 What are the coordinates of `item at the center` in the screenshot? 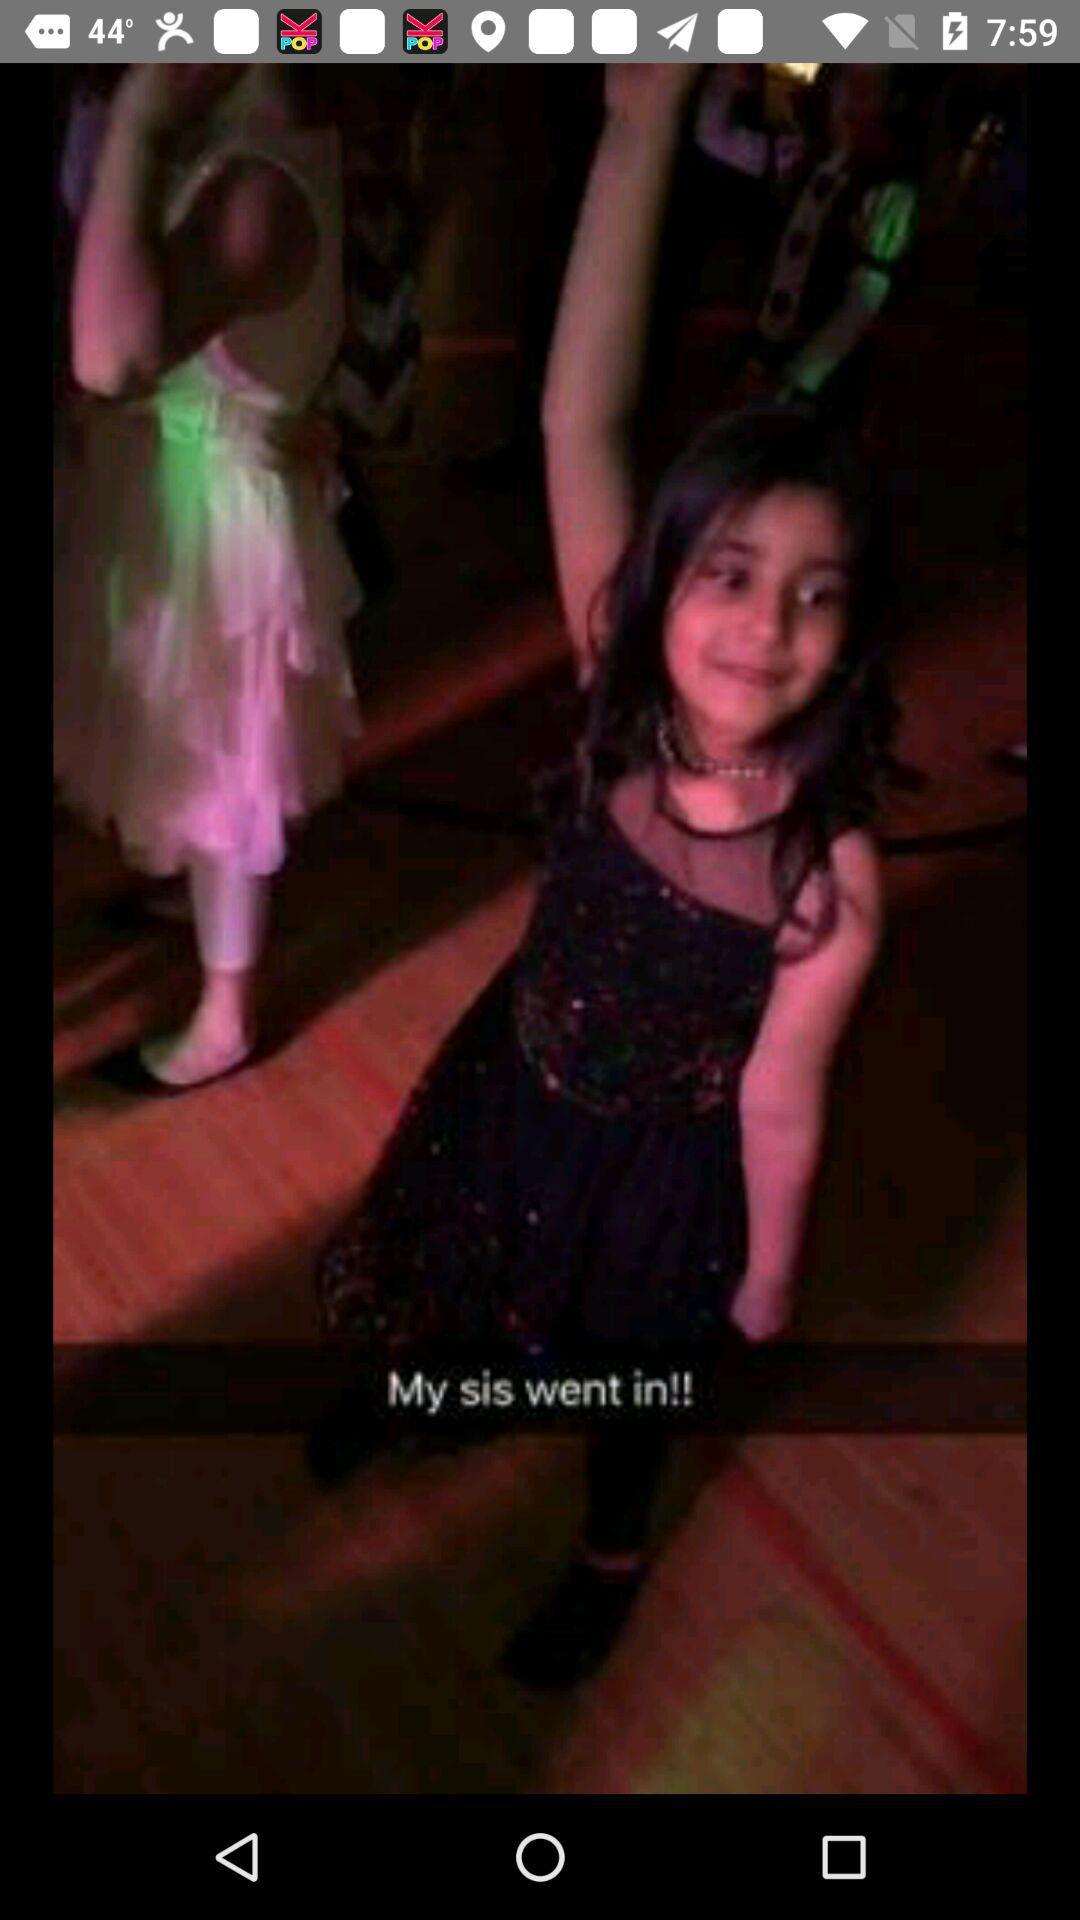 It's located at (540, 927).